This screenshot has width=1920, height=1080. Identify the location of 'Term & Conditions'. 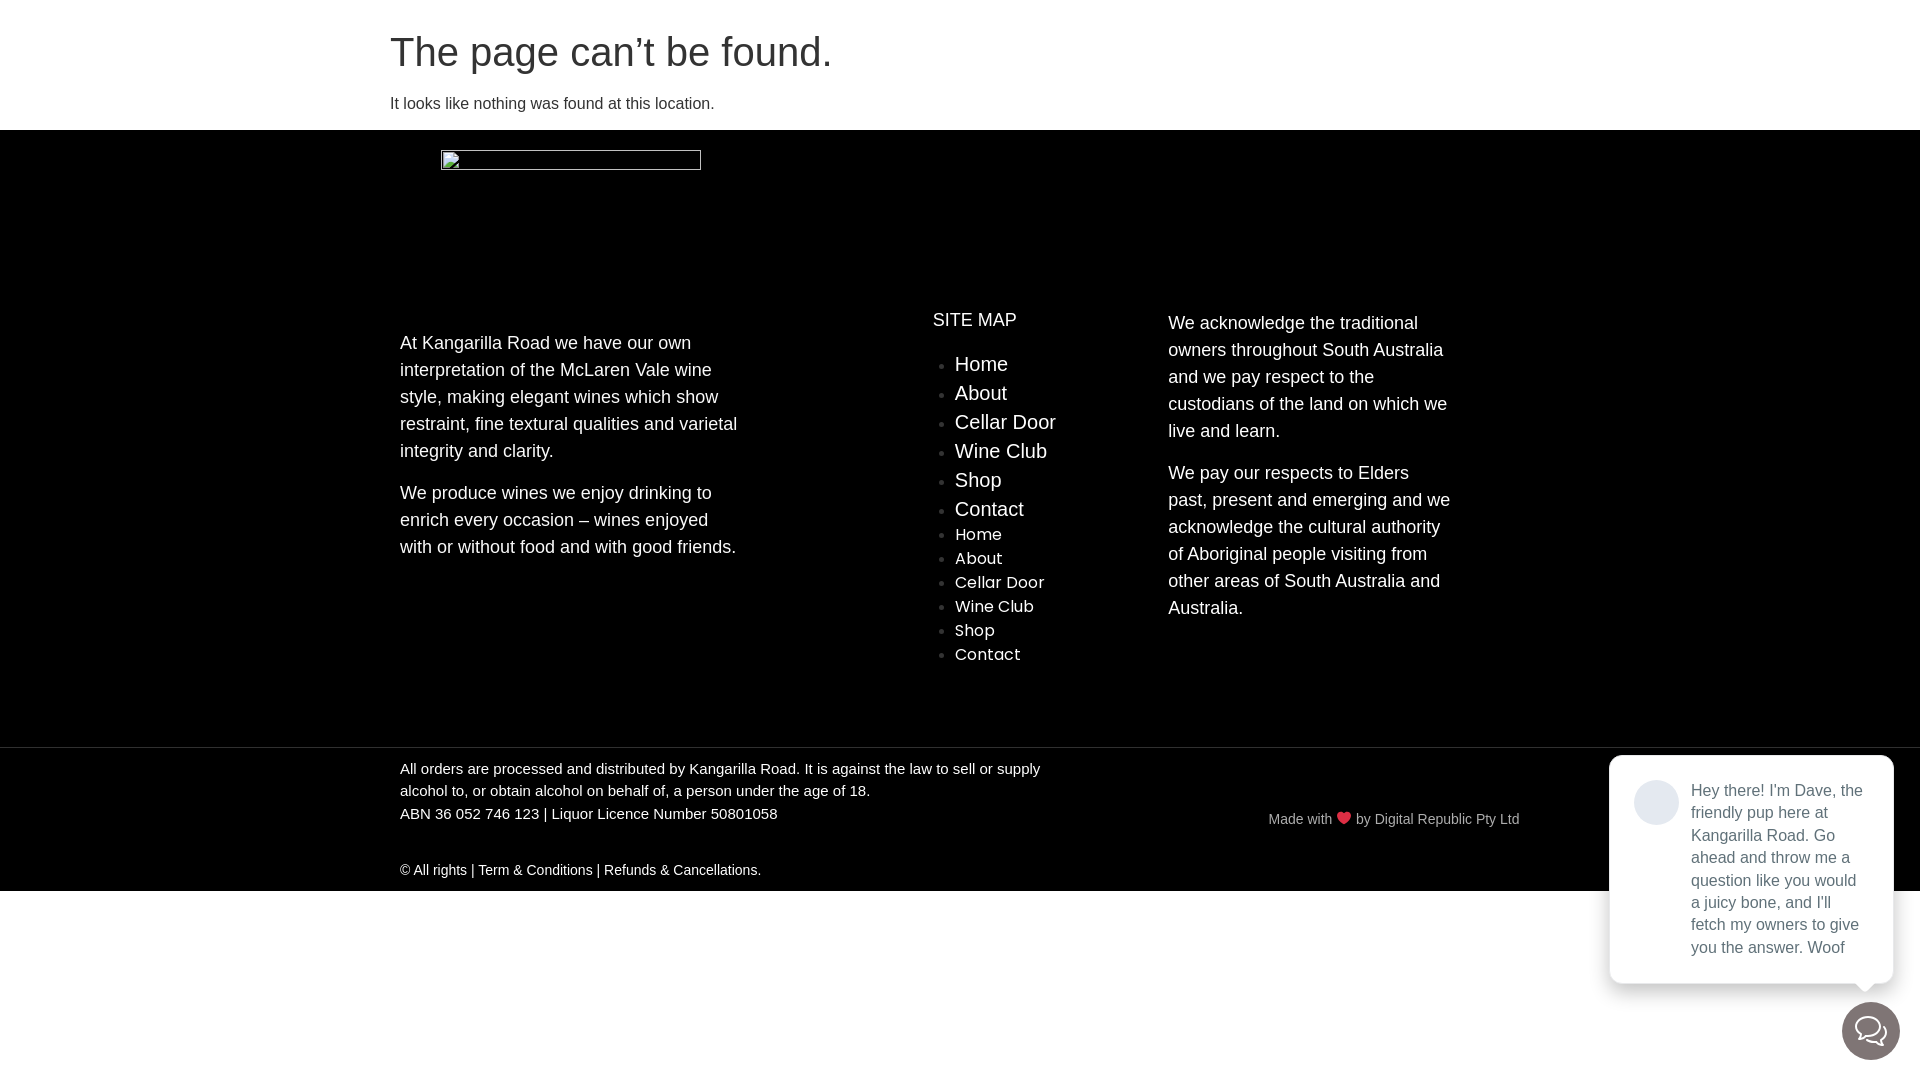
(534, 869).